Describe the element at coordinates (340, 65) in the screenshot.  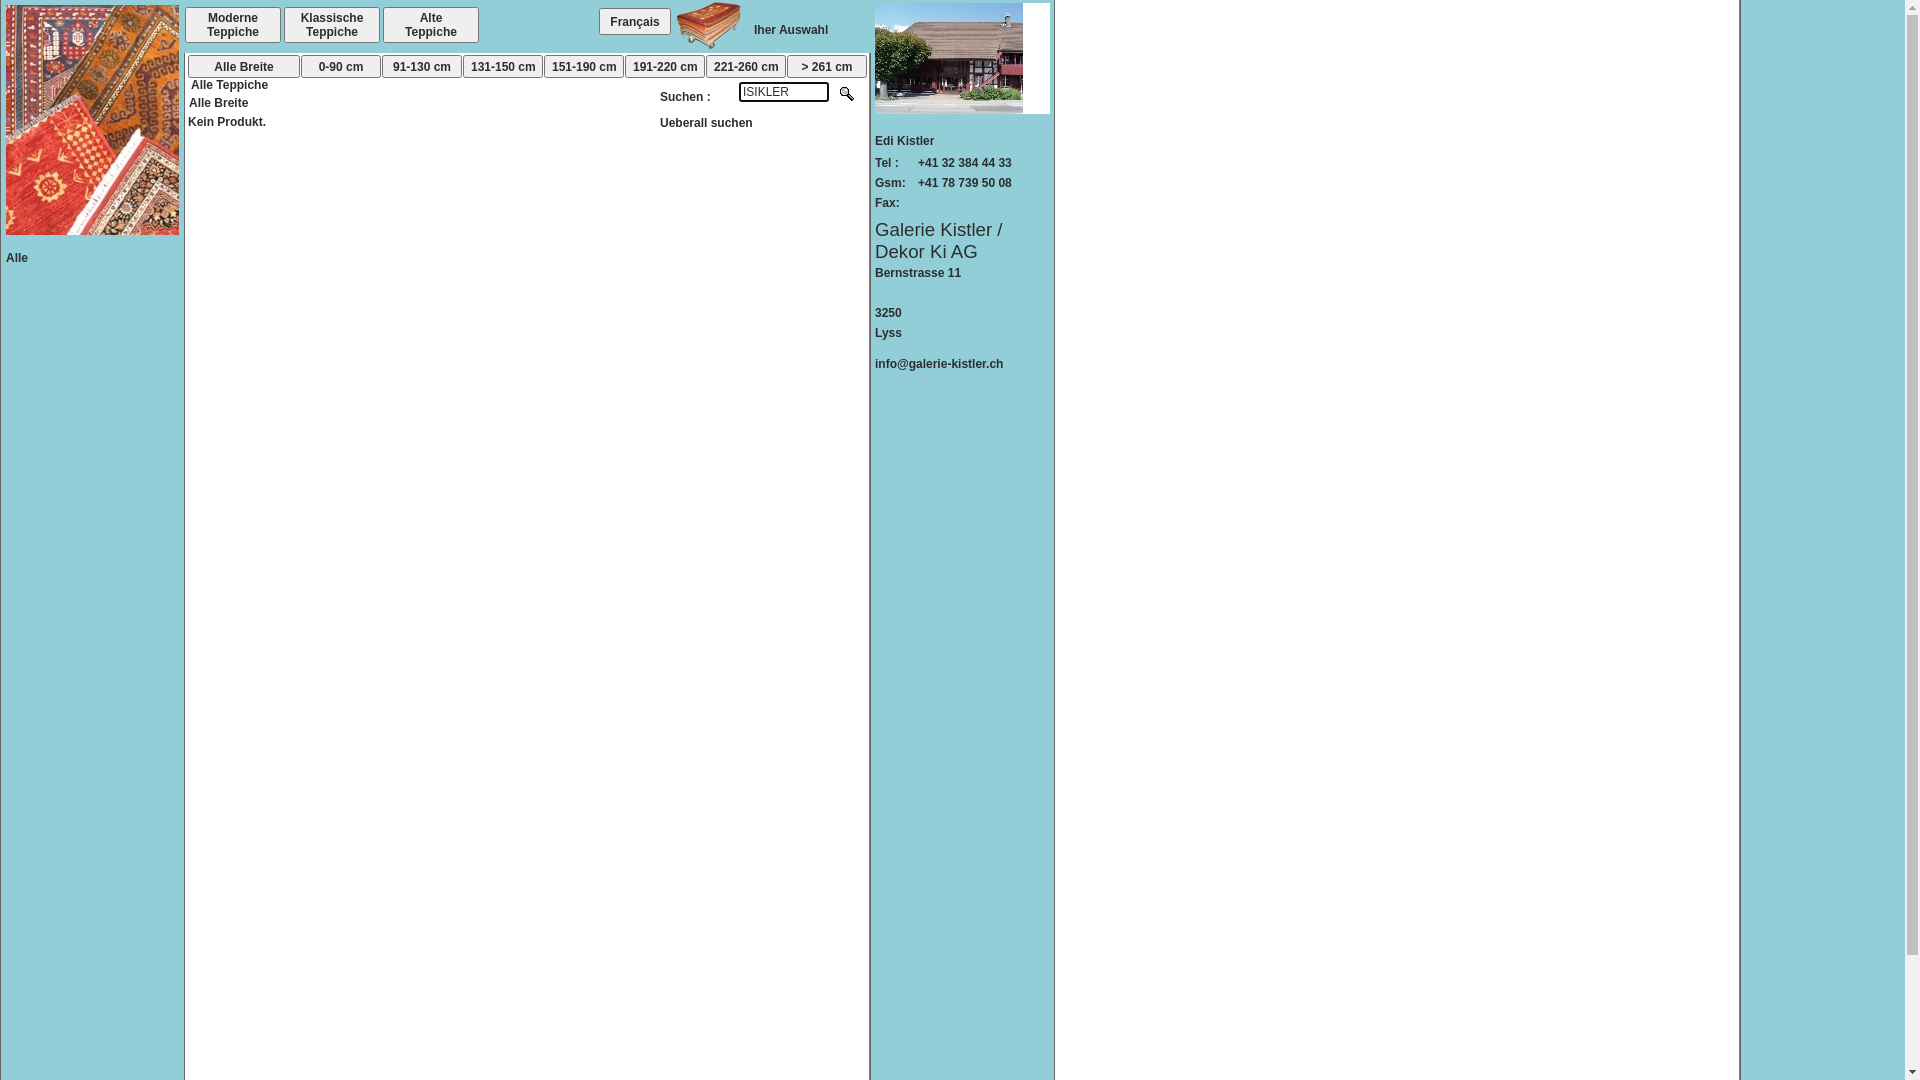
I see `'0-90 cm'` at that location.